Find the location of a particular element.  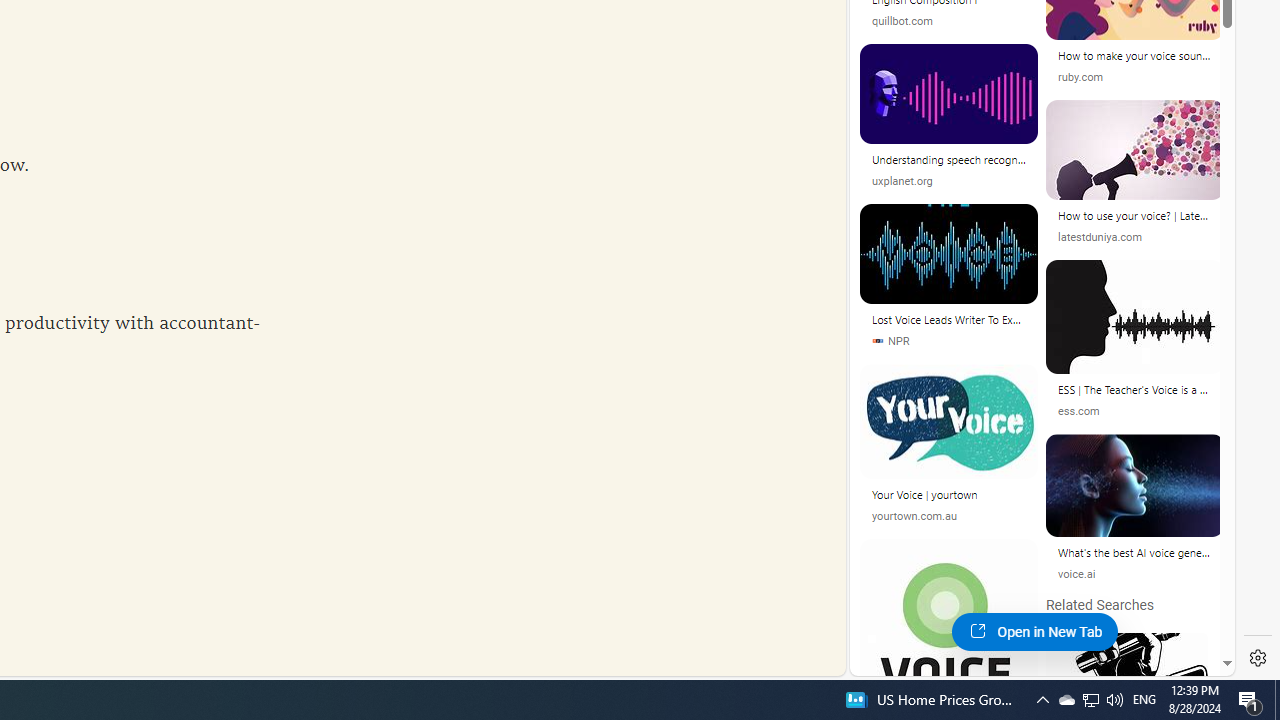

'How to make your voice sound better | Ruby Blog' is located at coordinates (1135, 55).